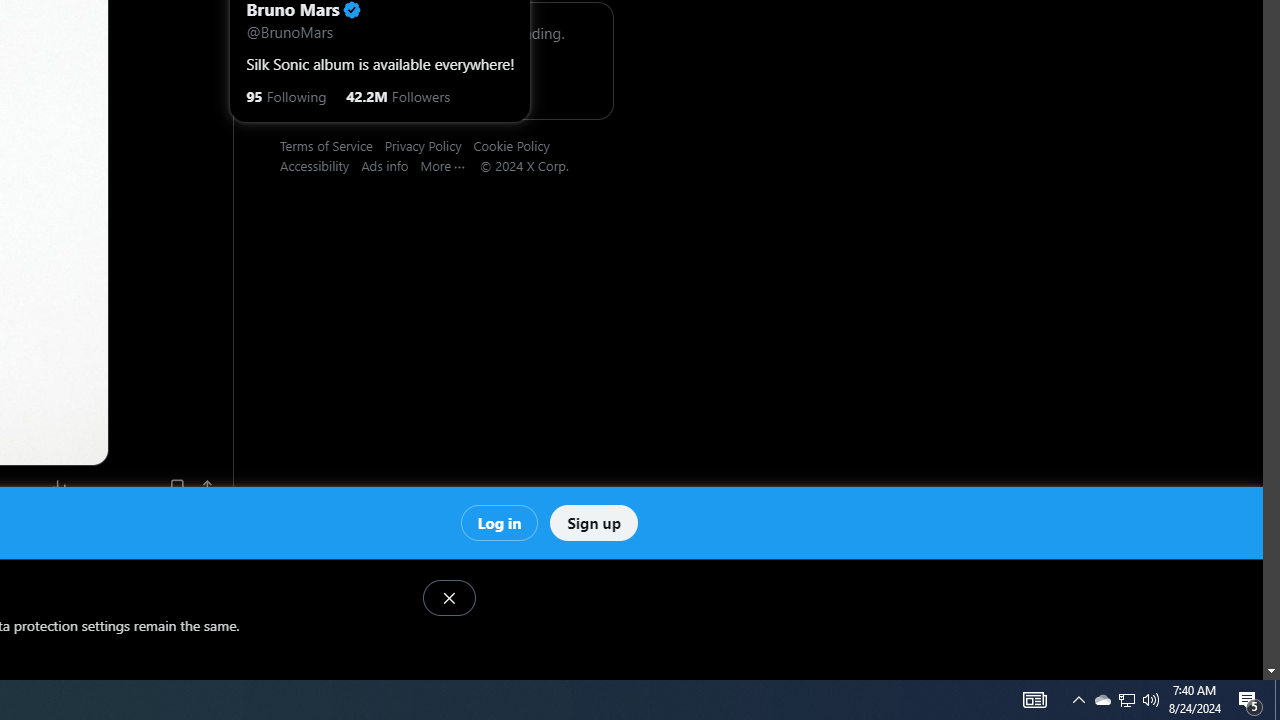  I want to click on 'Cookie Policy', so click(517, 144).